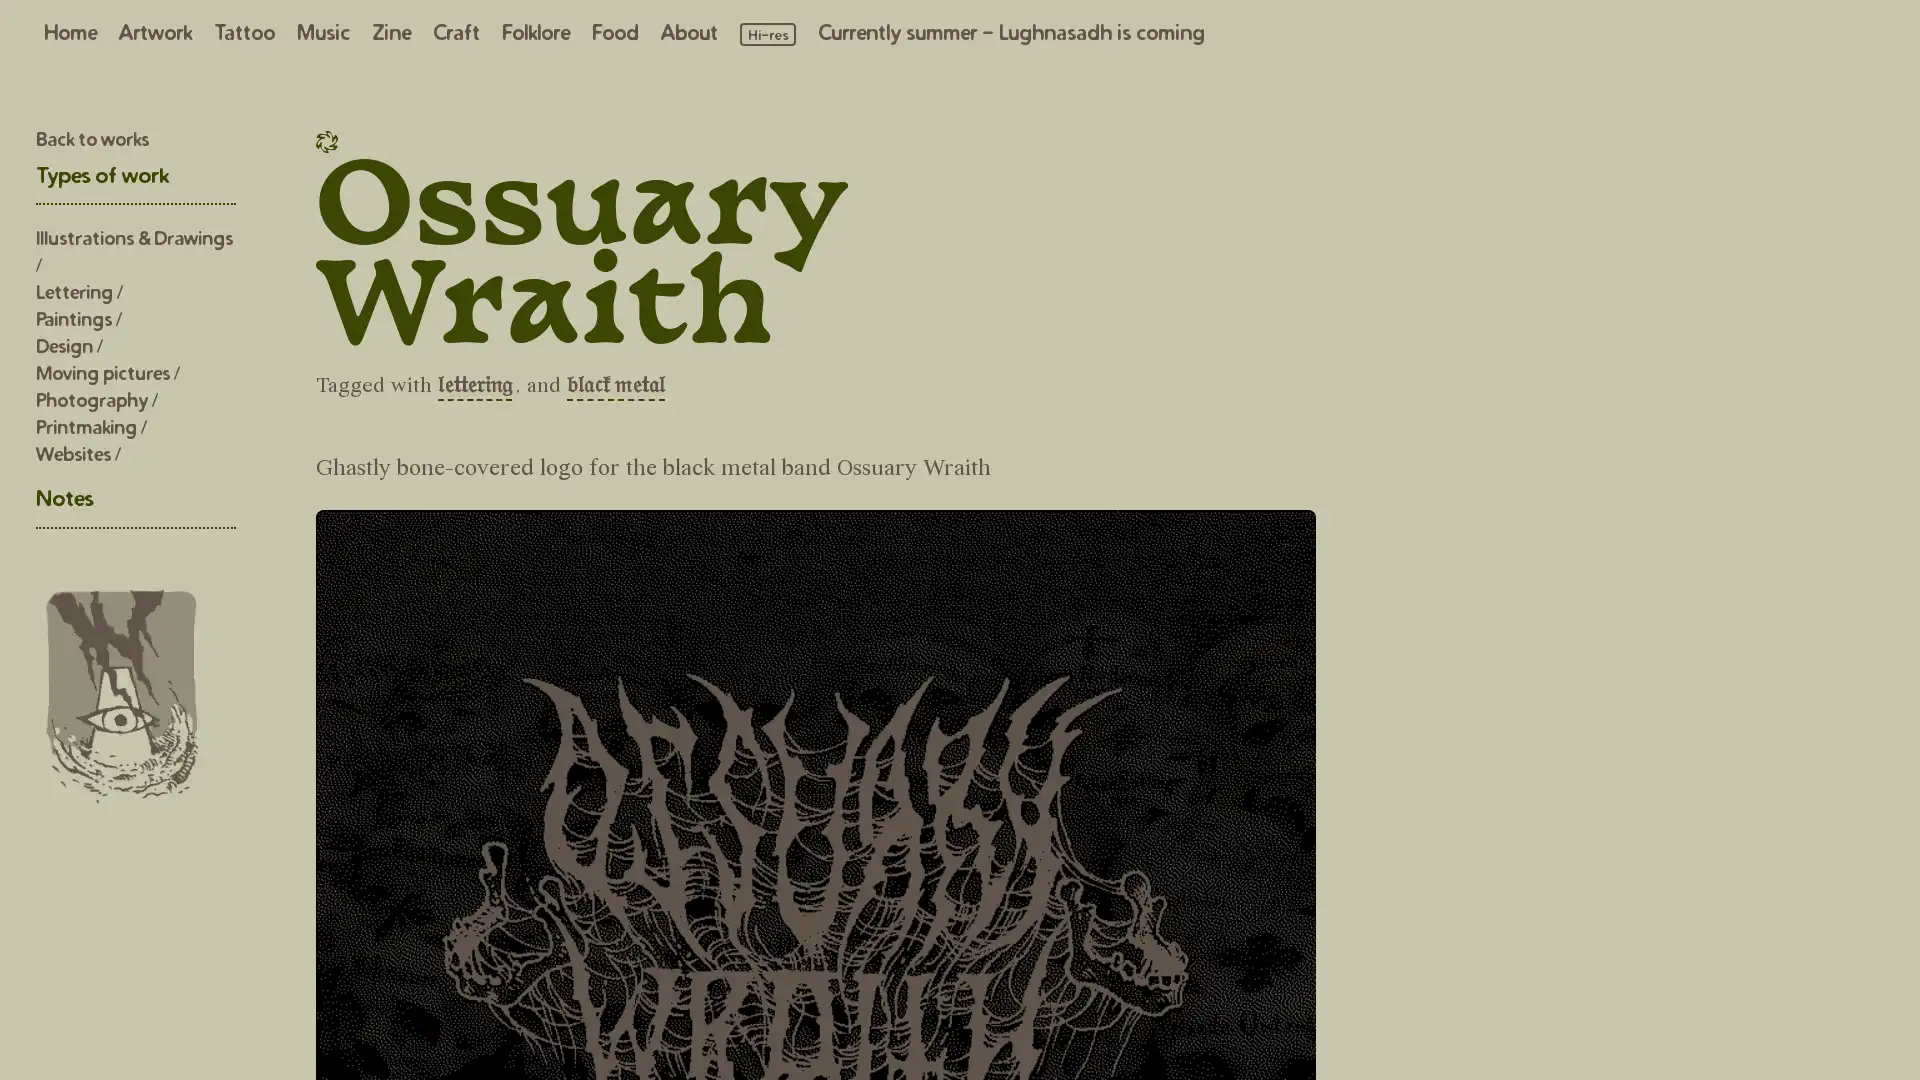 Image resolution: width=1920 pixels, height=1080 pixels. Describe the element at coordinates (767, 34) in the screenshot. I see `Load high resolution images` at that location.